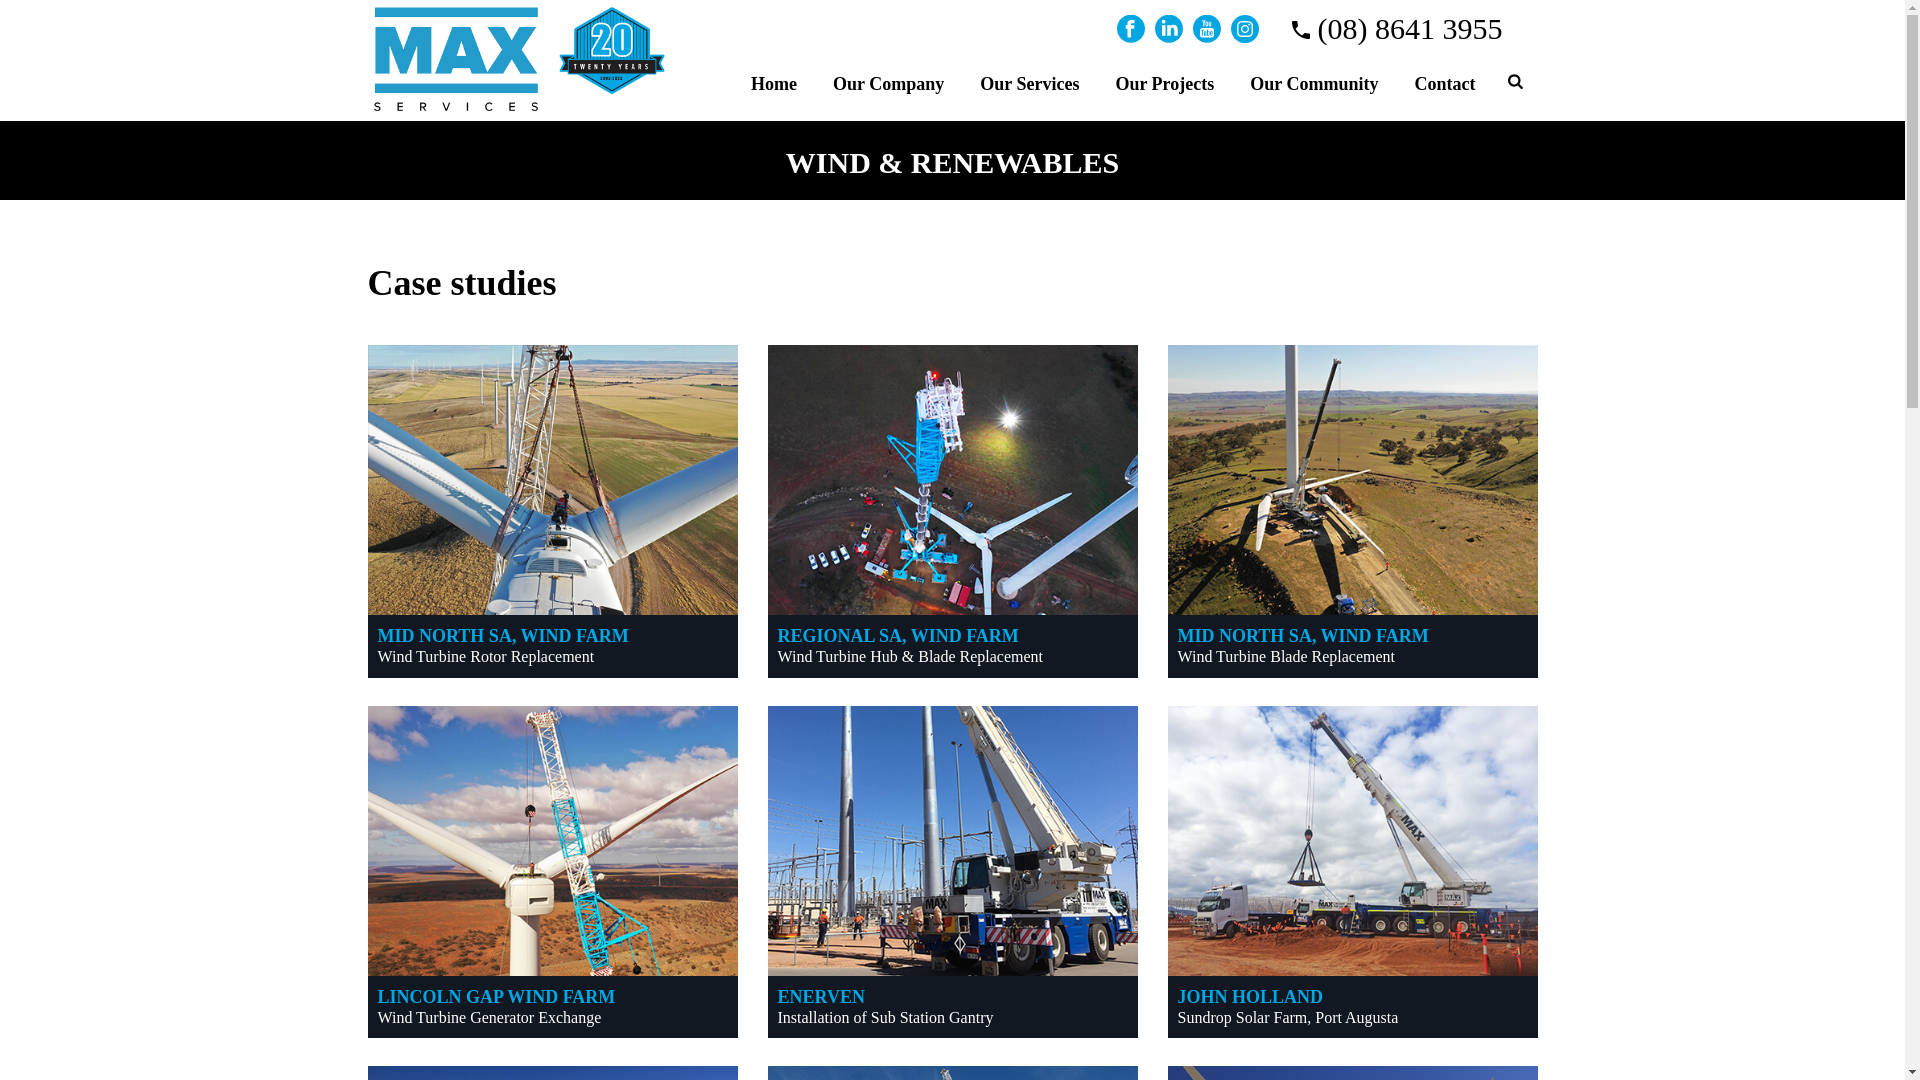 The width and height of the screenshot is (1920, 1080). What do you see at coordinates (1250, 996) in the screenshot?
I see `'JOHN HOLLAND'` at bounding box center [1250, 996].